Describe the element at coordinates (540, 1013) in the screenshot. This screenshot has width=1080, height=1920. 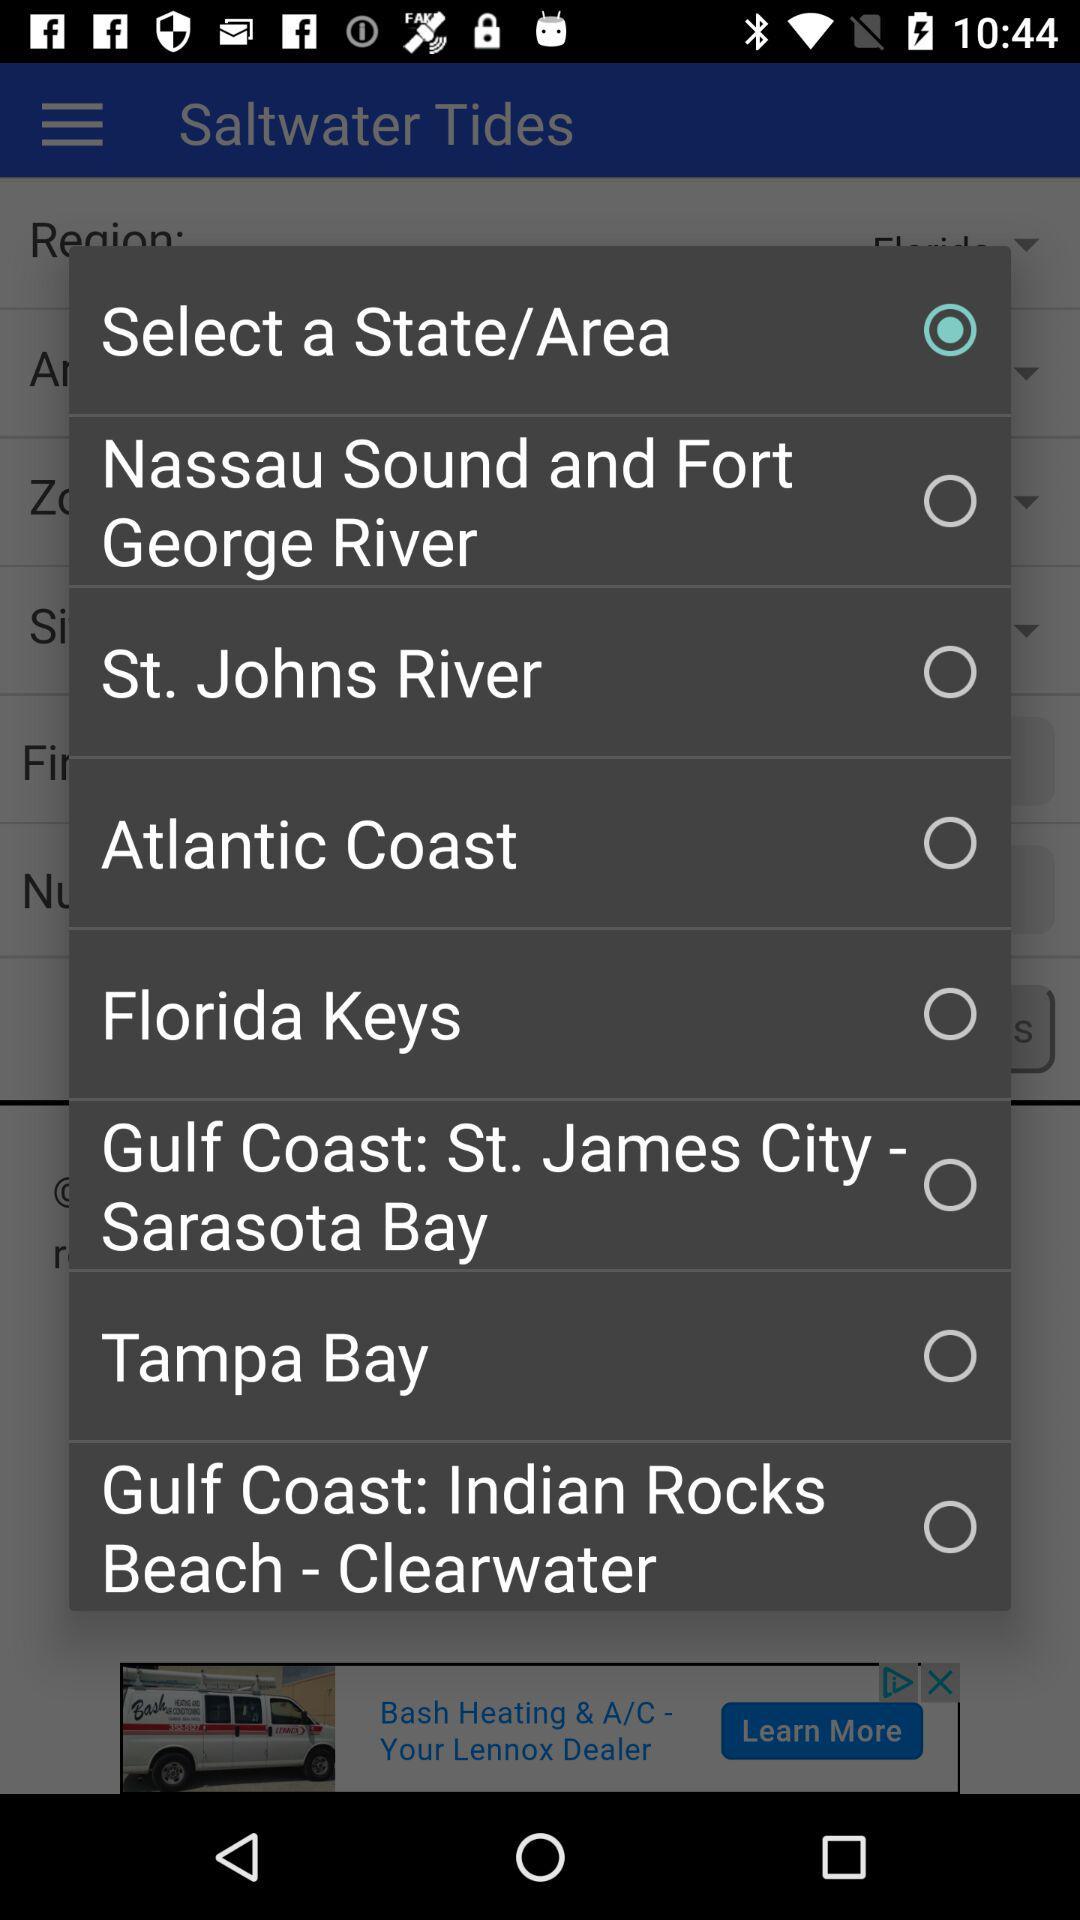
I see `checkbox below atlantic coast` at that location.